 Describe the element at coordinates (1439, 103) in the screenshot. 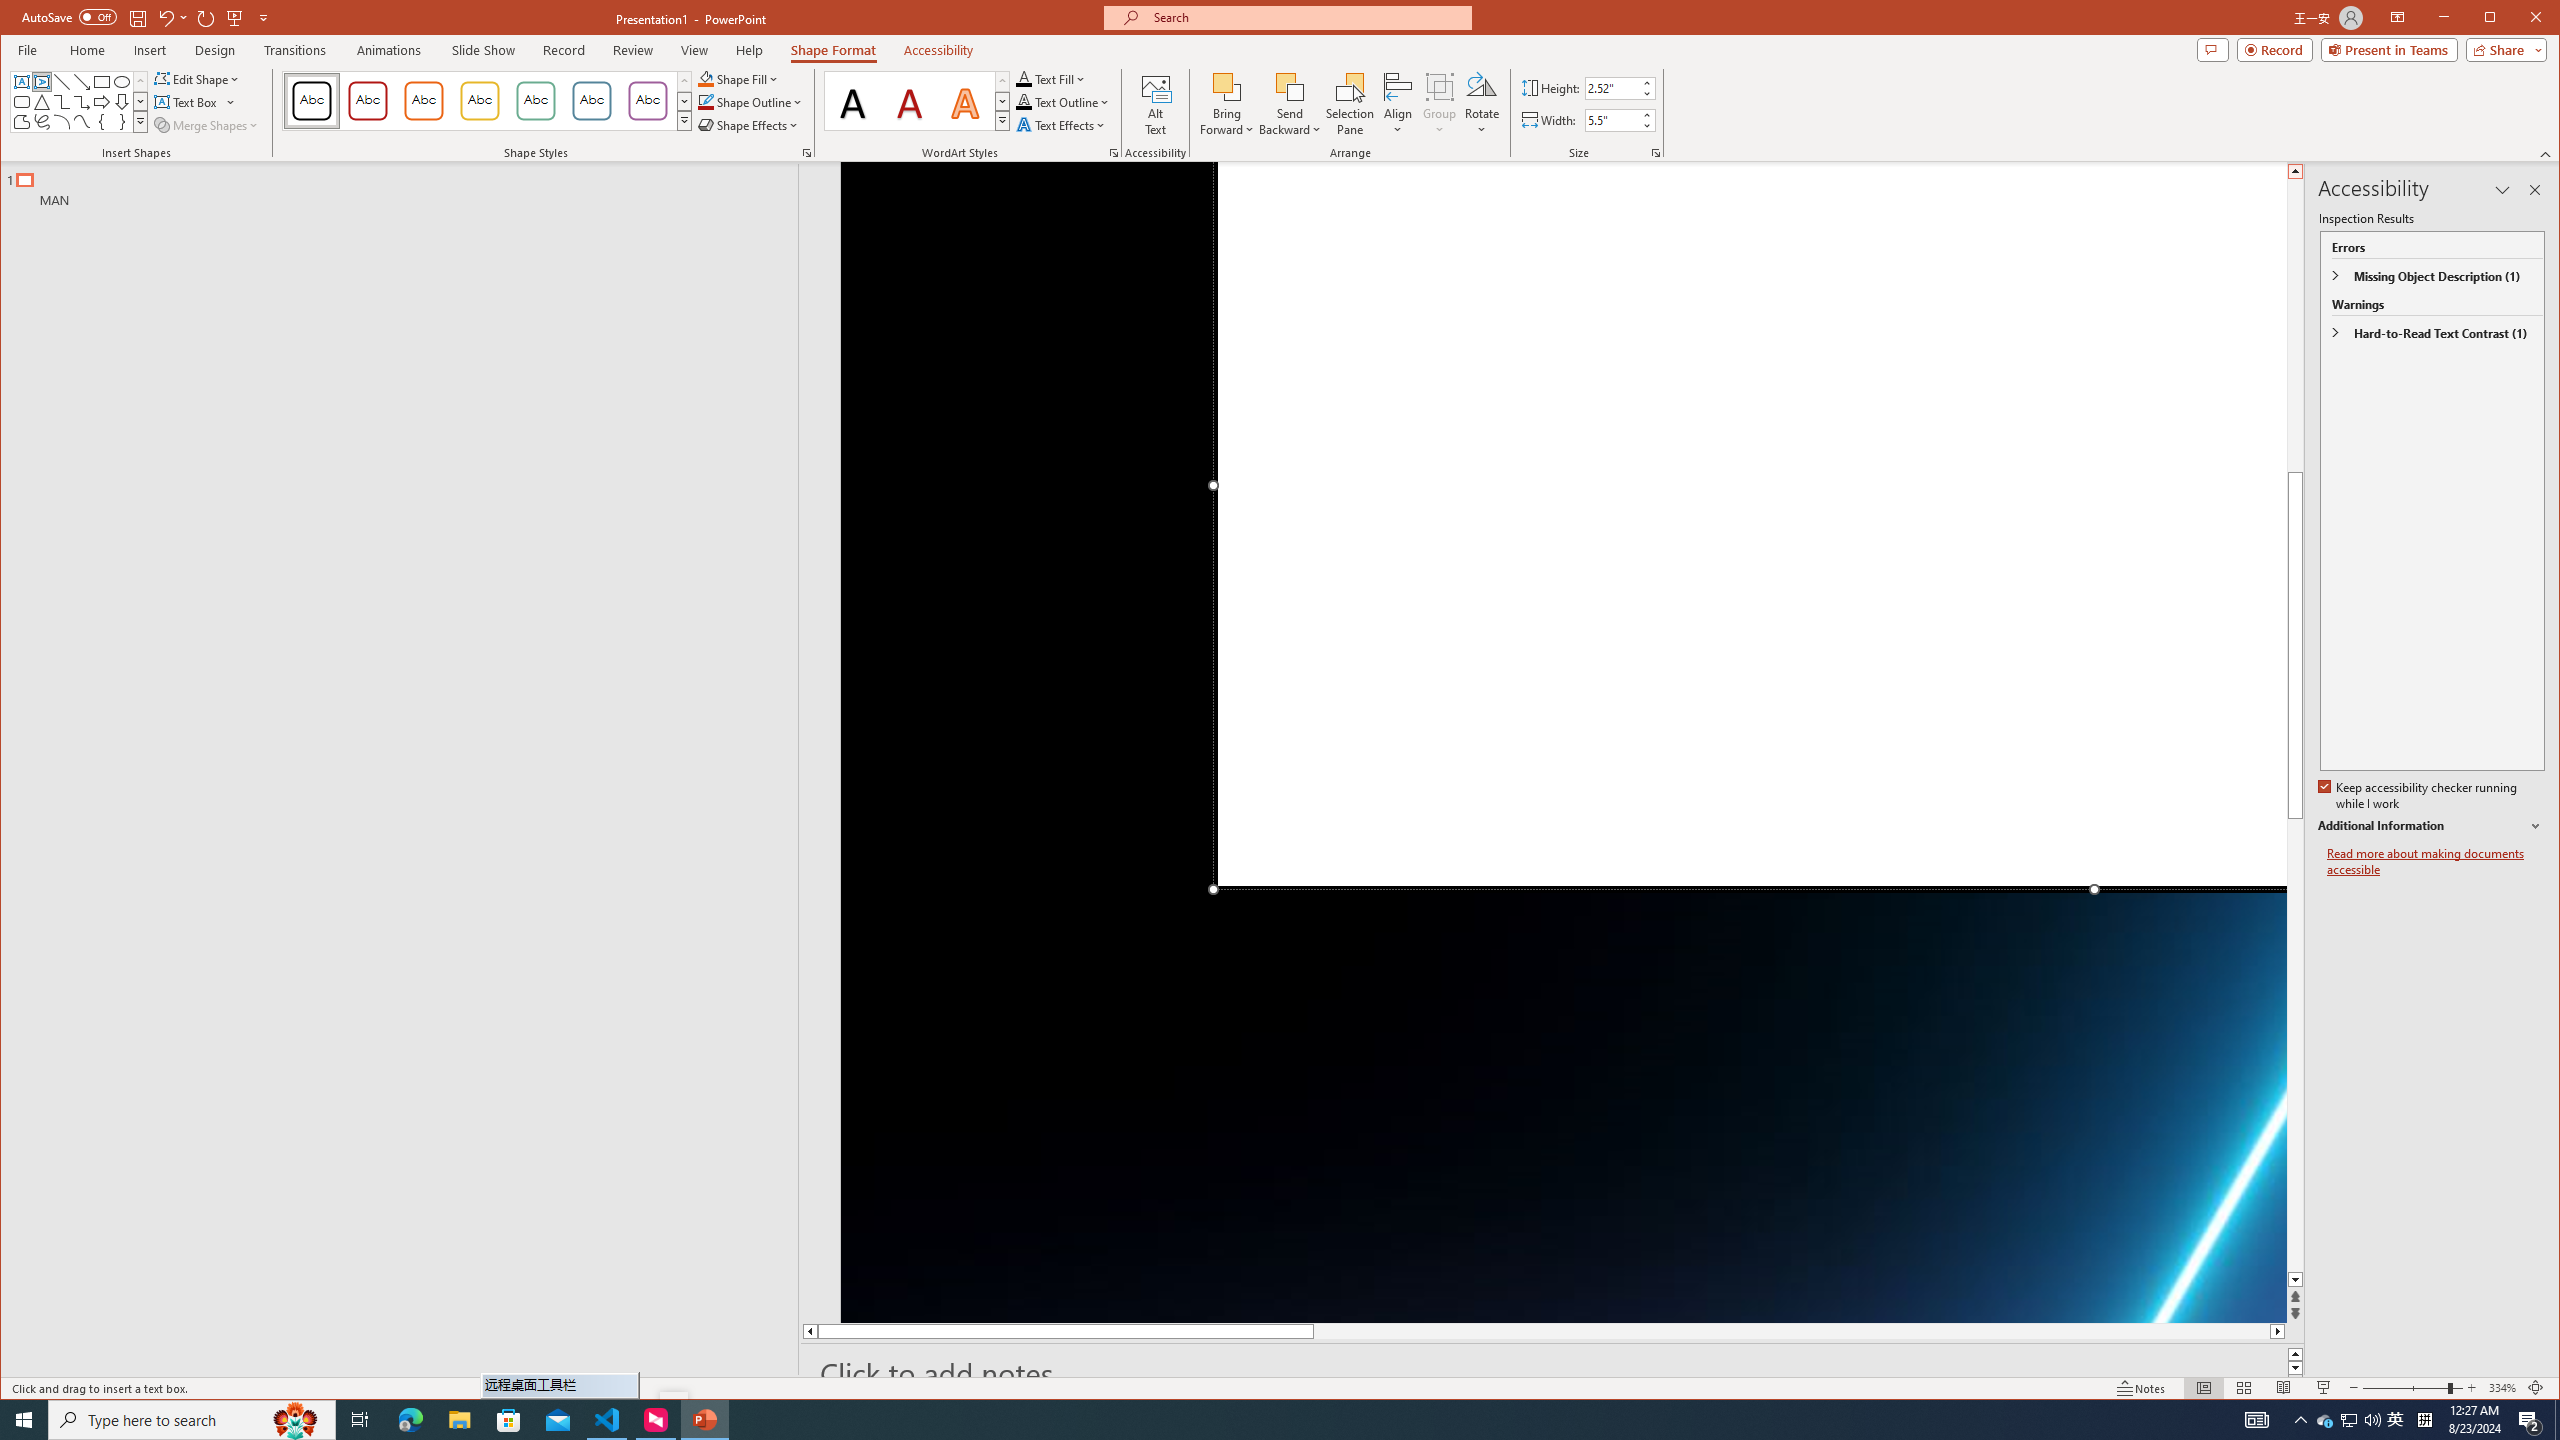

I see `'Group'` at that location.